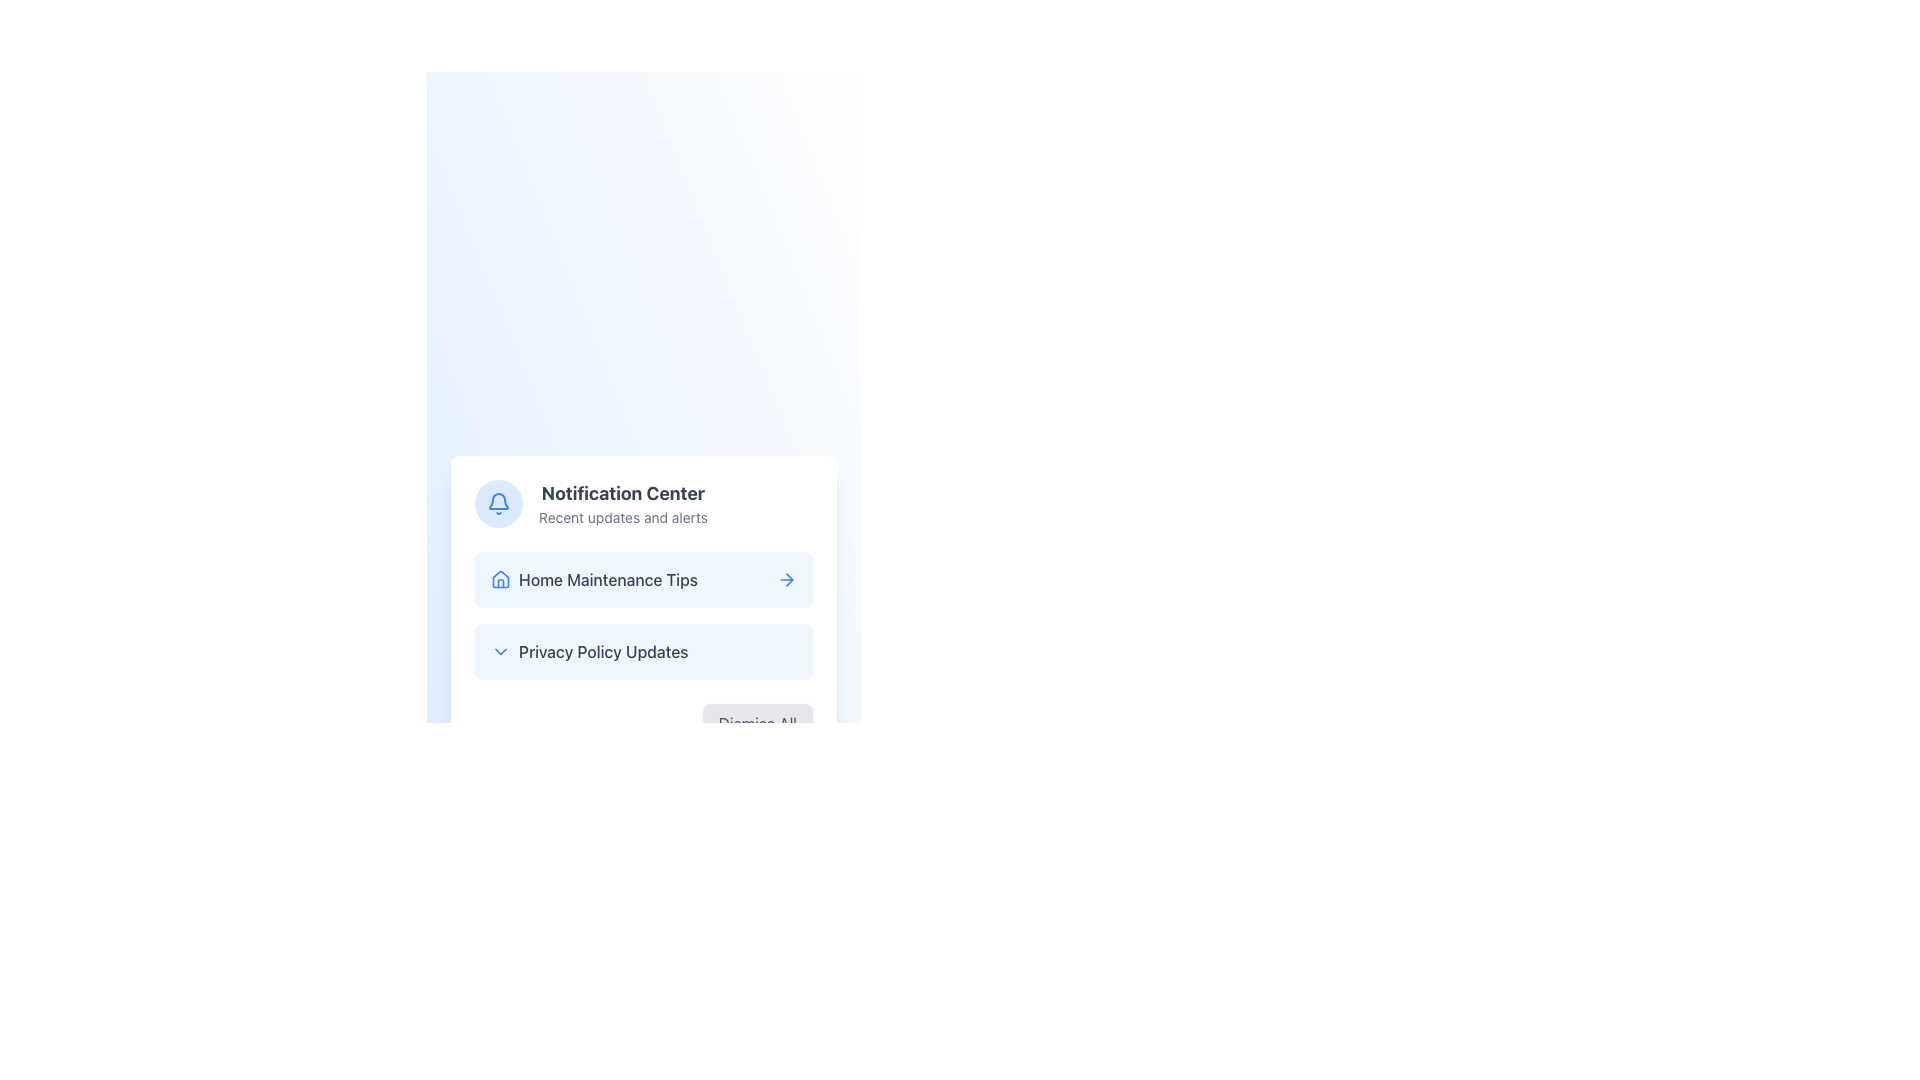  What do you see at coordinates (588, 651) in the screenshot?
I see `the clickable section header or dropdown trigger for 'Privacy Policy Updates'` at bounding box center [588, 651].